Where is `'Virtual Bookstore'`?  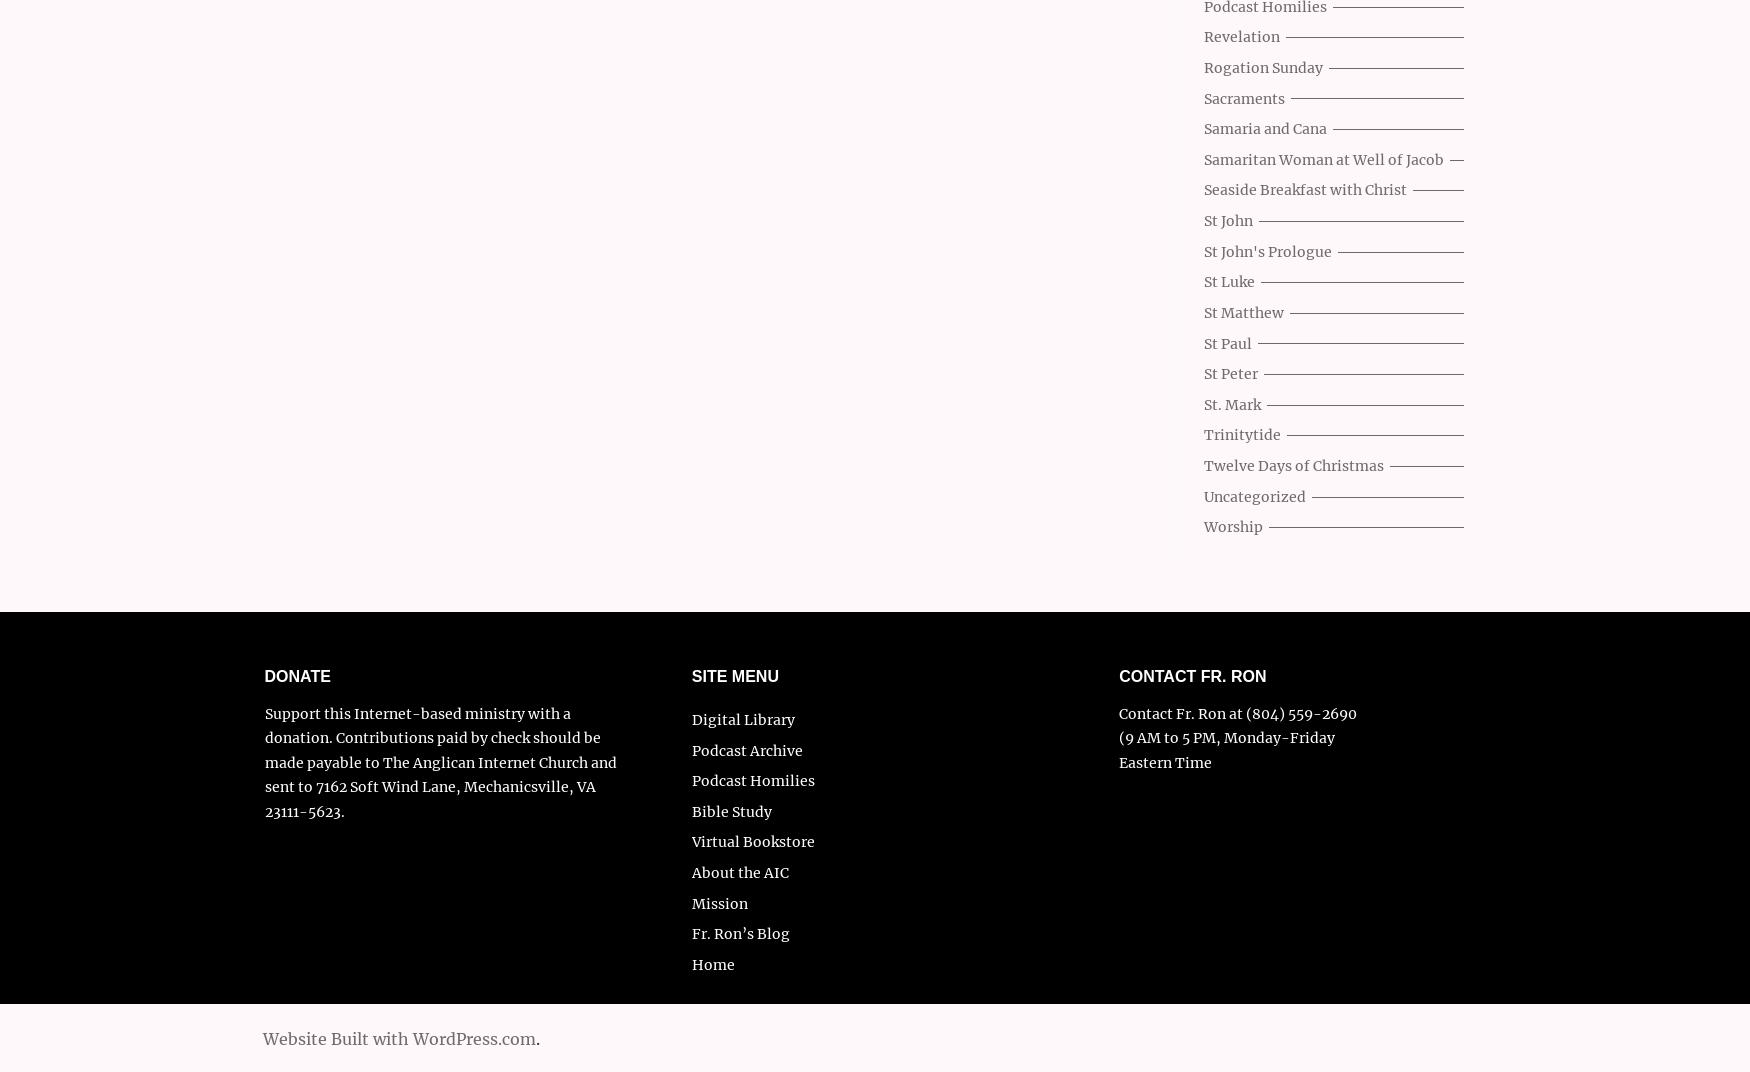
'Virtual Bookstore' is located at coordinates (751, 840).